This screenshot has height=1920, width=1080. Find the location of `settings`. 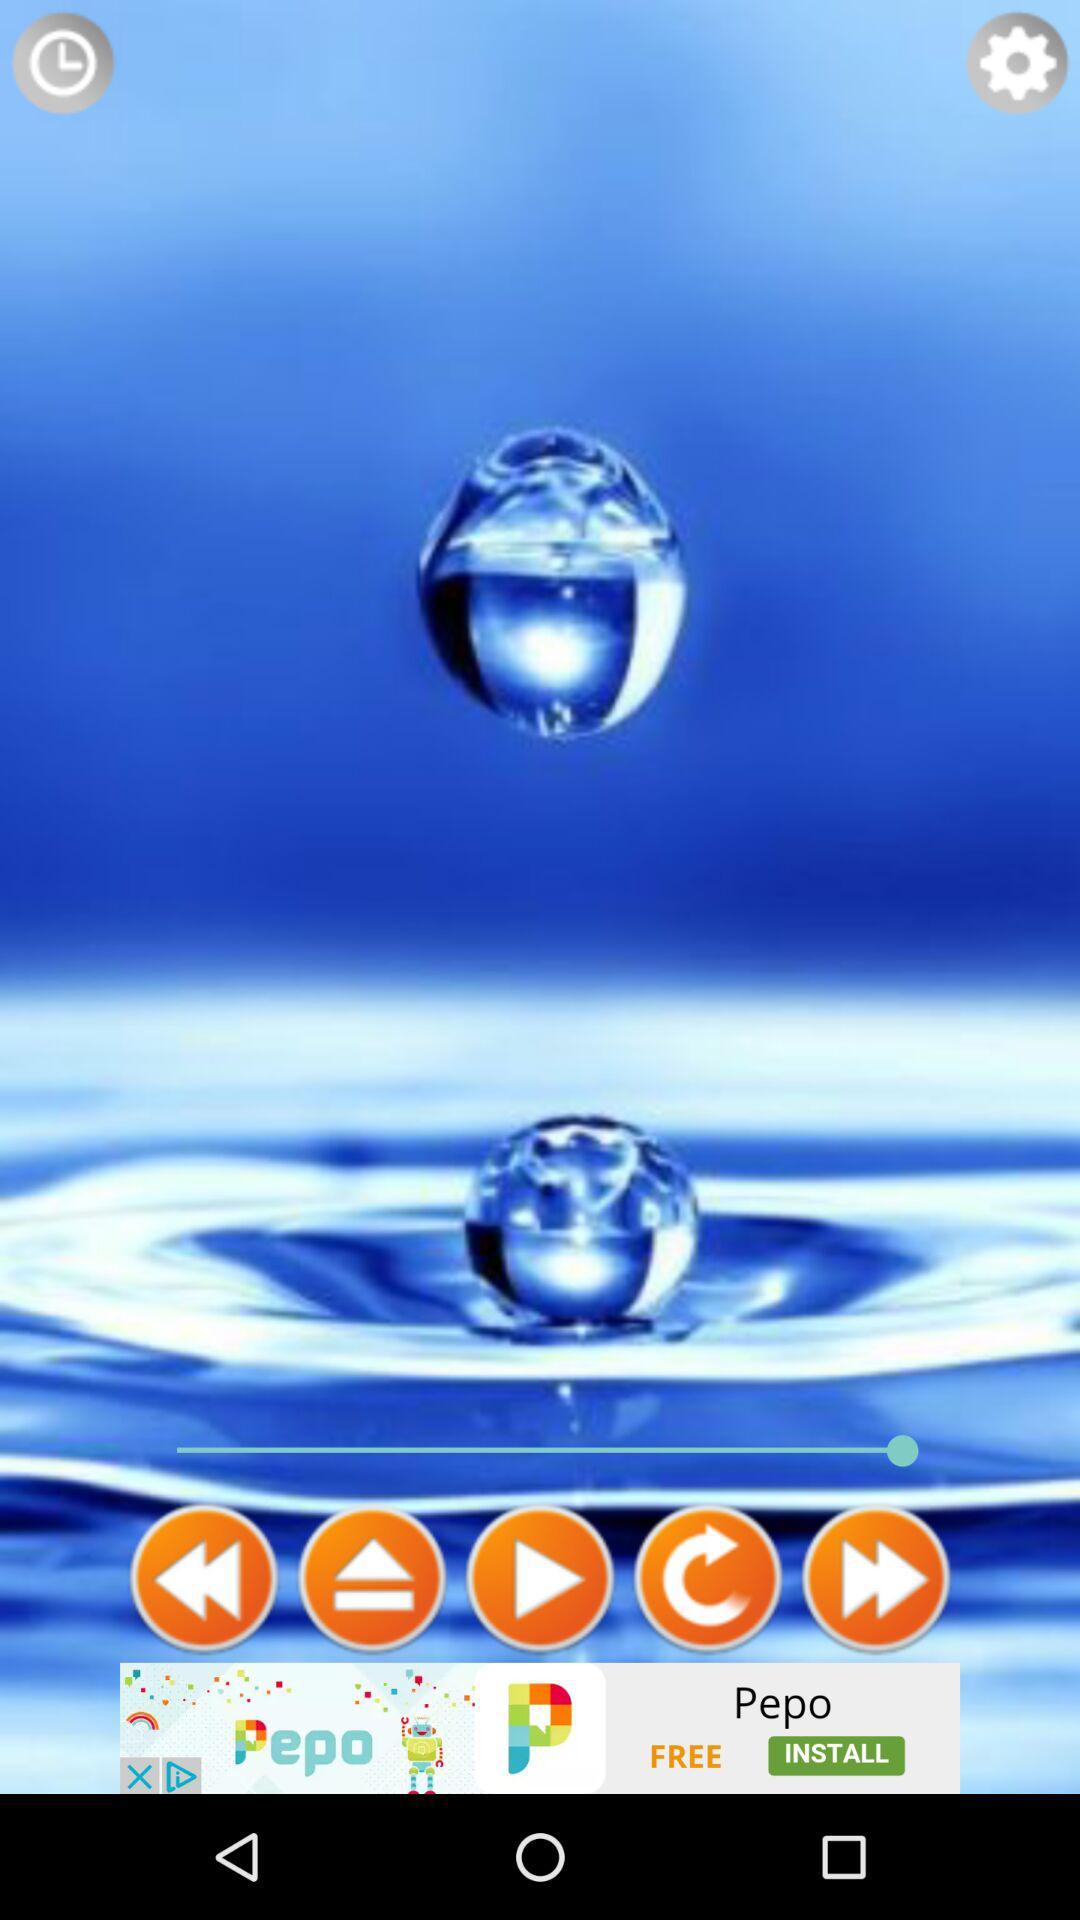

settings is located at coordinates (1017, 62).